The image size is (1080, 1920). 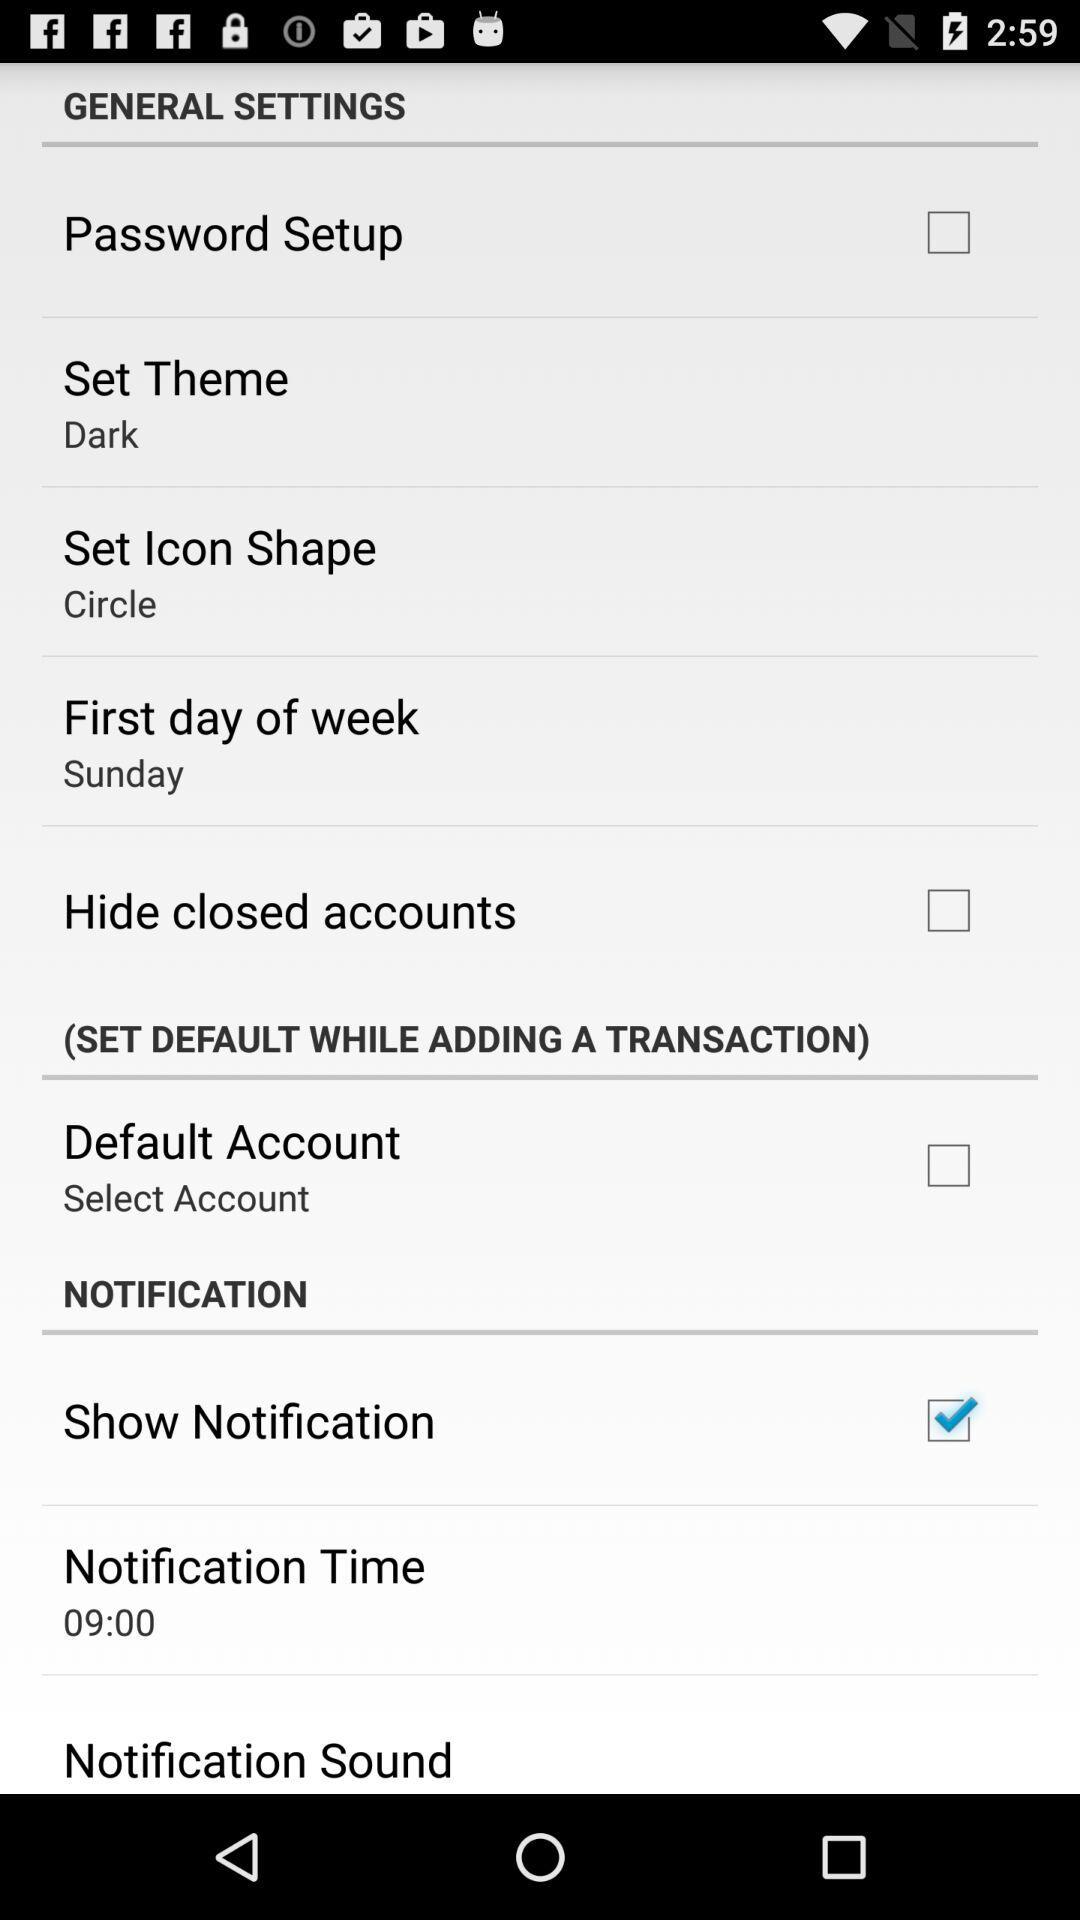 What do you see at coordinates (240, 715) in the screenshot?
I see `item below circle` at bounding box center [240, 715].